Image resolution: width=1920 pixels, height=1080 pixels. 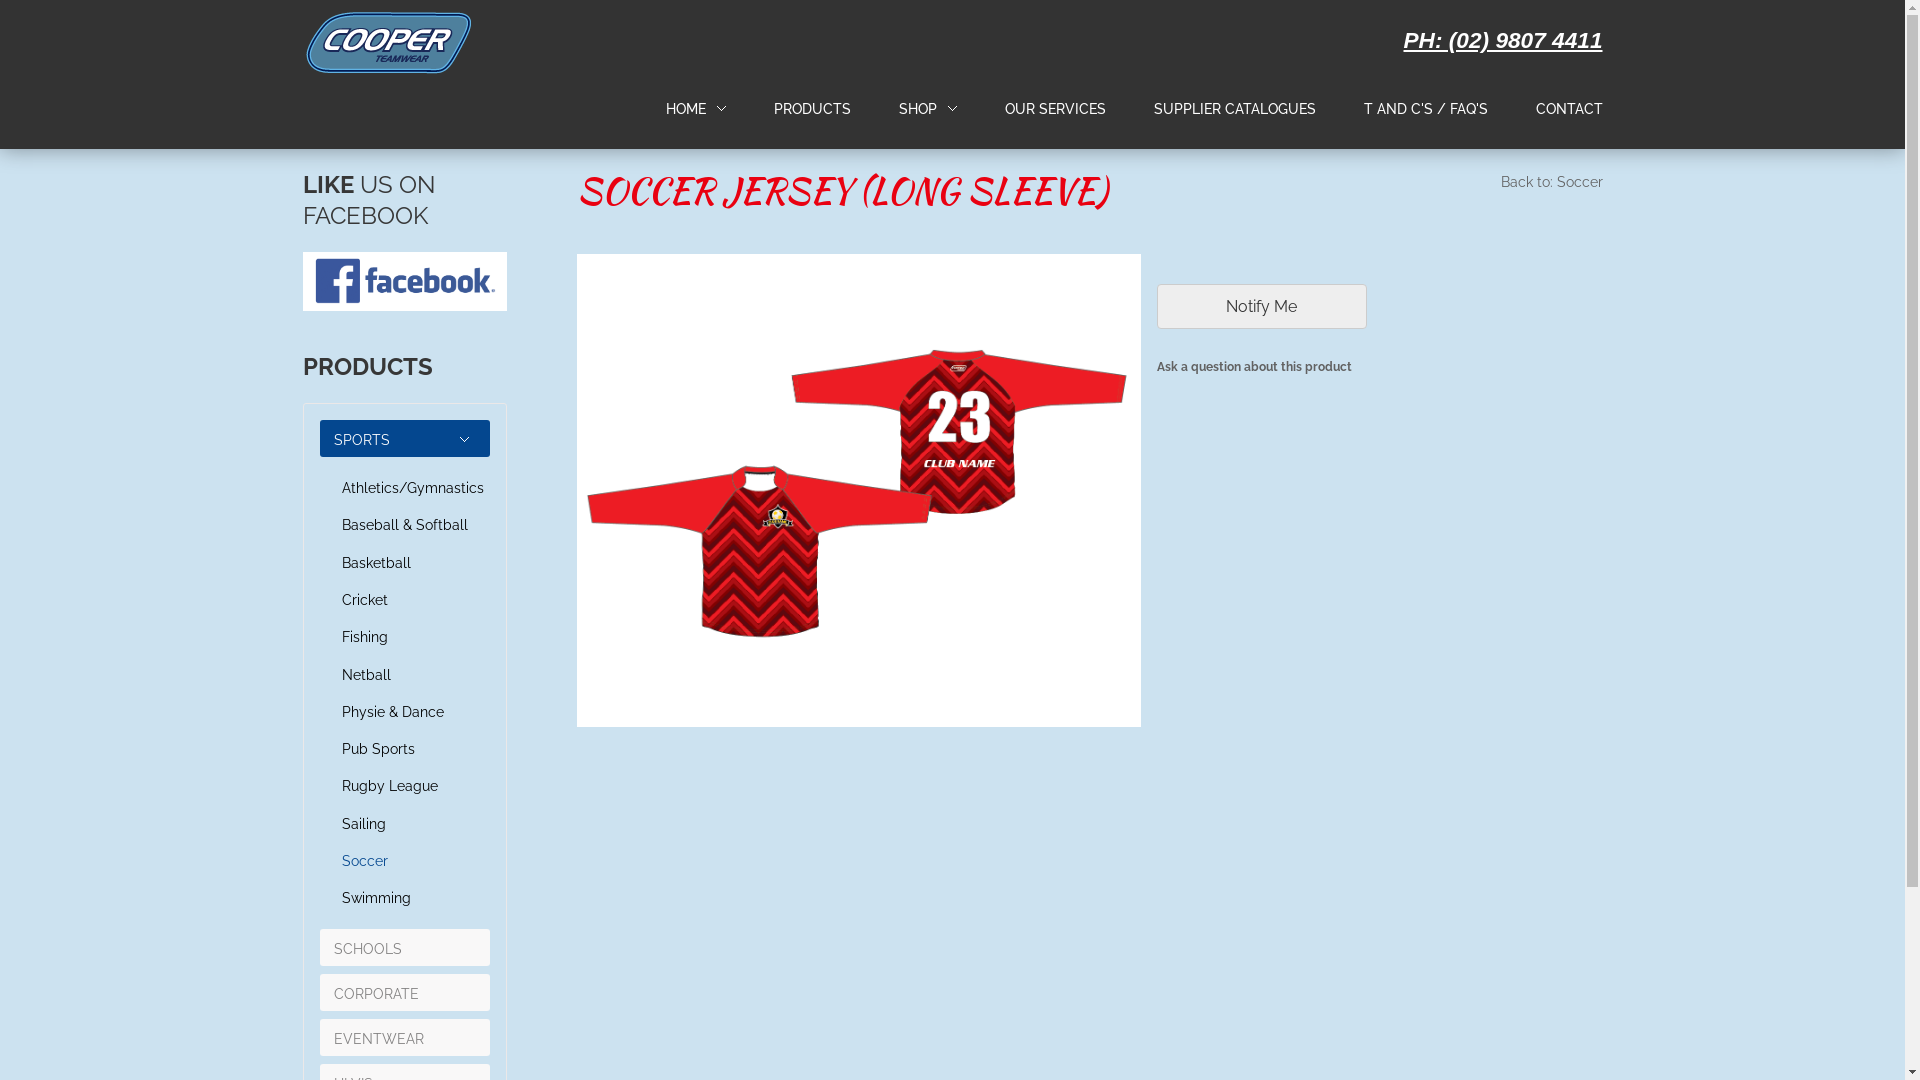 I want to click on 'Rugby League', so click(x=334, y=785).